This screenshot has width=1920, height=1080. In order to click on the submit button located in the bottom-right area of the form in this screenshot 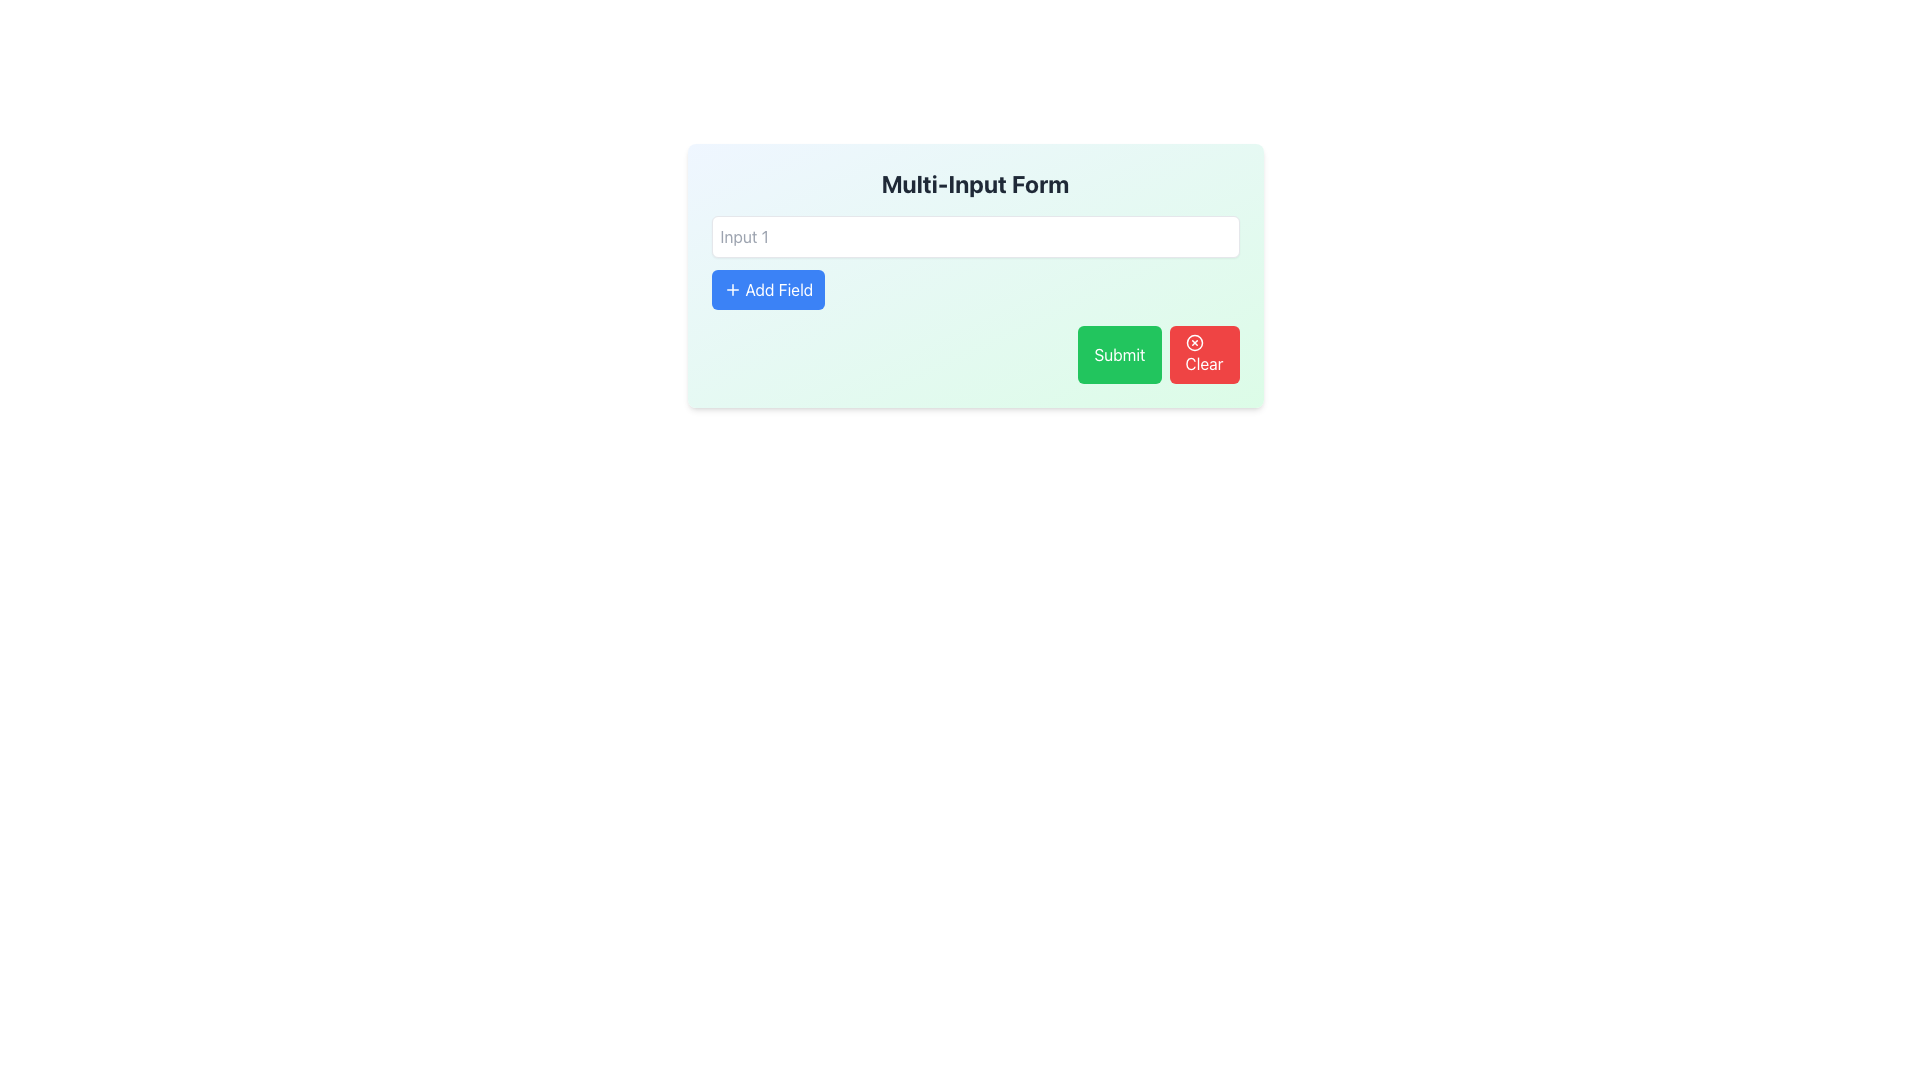, I will do `click(1118, 353)`.